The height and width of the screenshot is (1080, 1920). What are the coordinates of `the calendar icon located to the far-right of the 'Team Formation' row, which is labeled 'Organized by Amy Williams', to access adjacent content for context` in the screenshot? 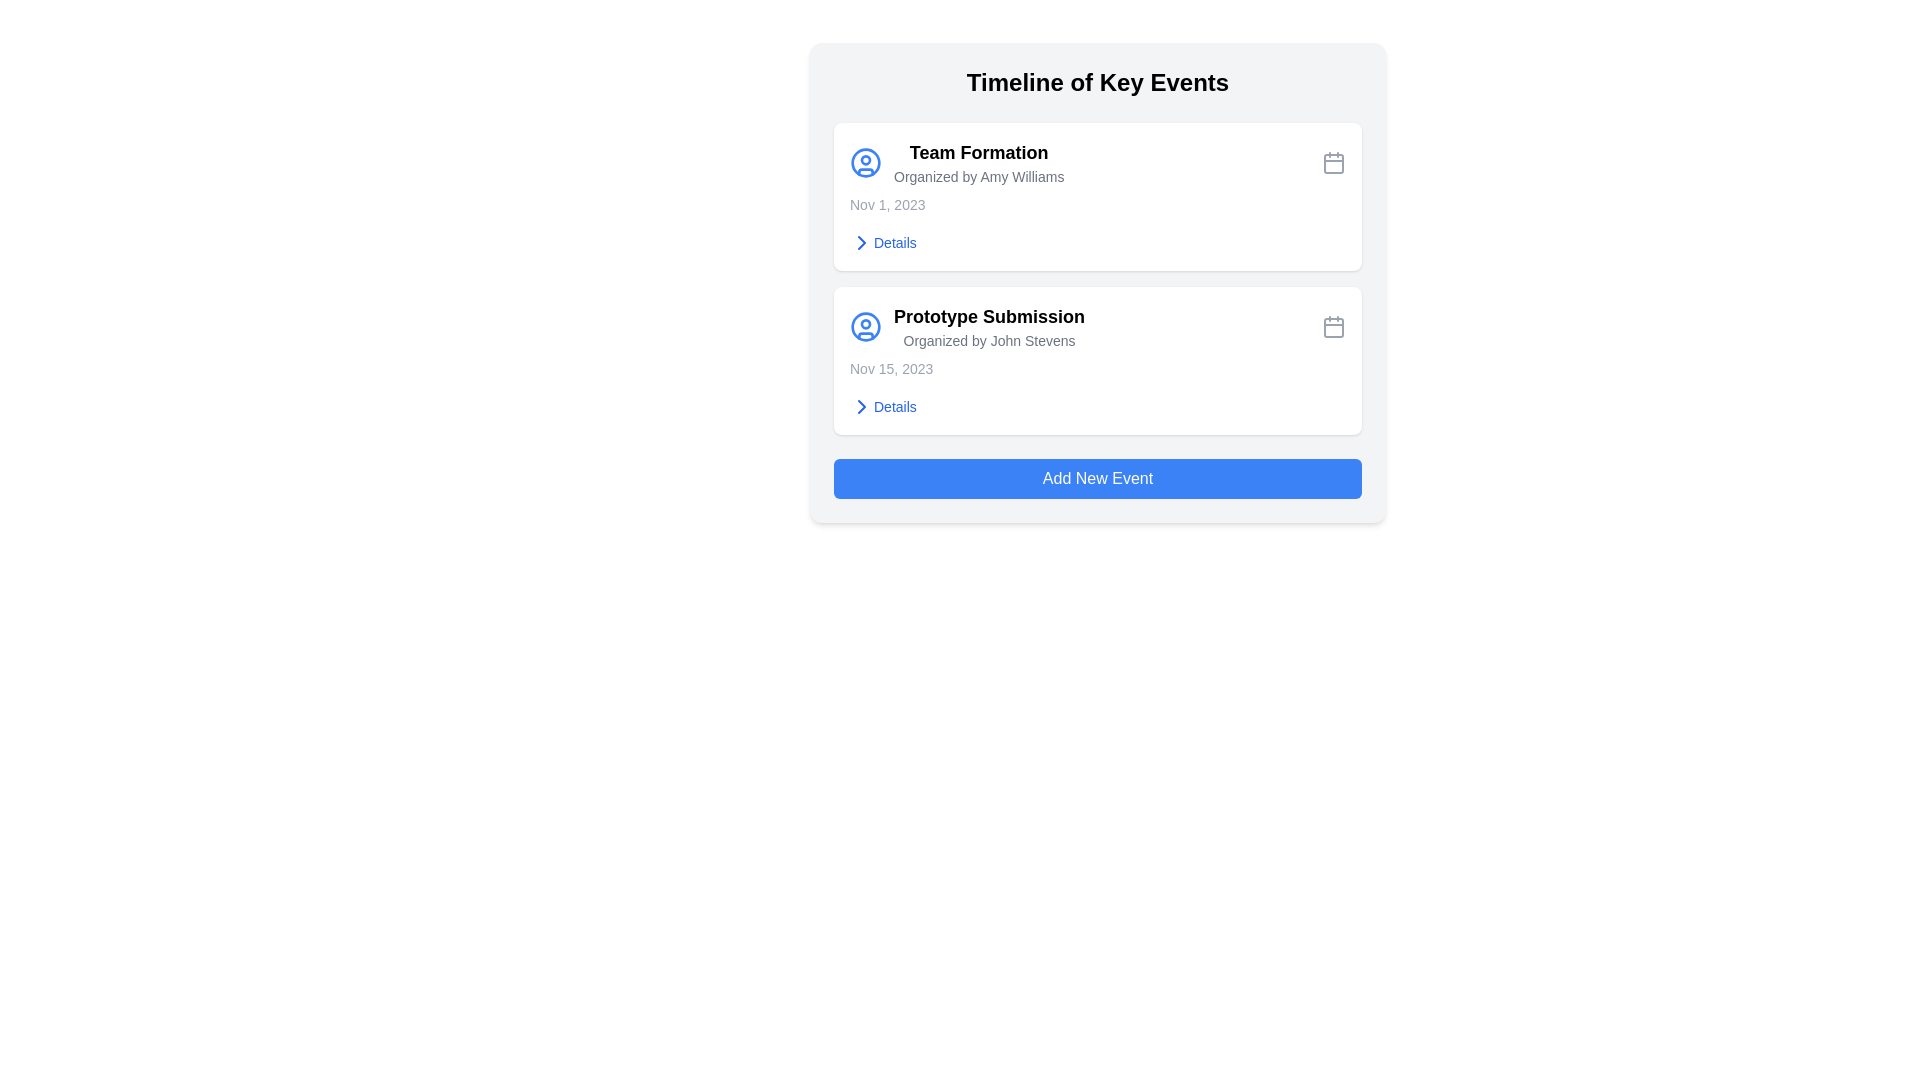 It's located at (1334, 161).